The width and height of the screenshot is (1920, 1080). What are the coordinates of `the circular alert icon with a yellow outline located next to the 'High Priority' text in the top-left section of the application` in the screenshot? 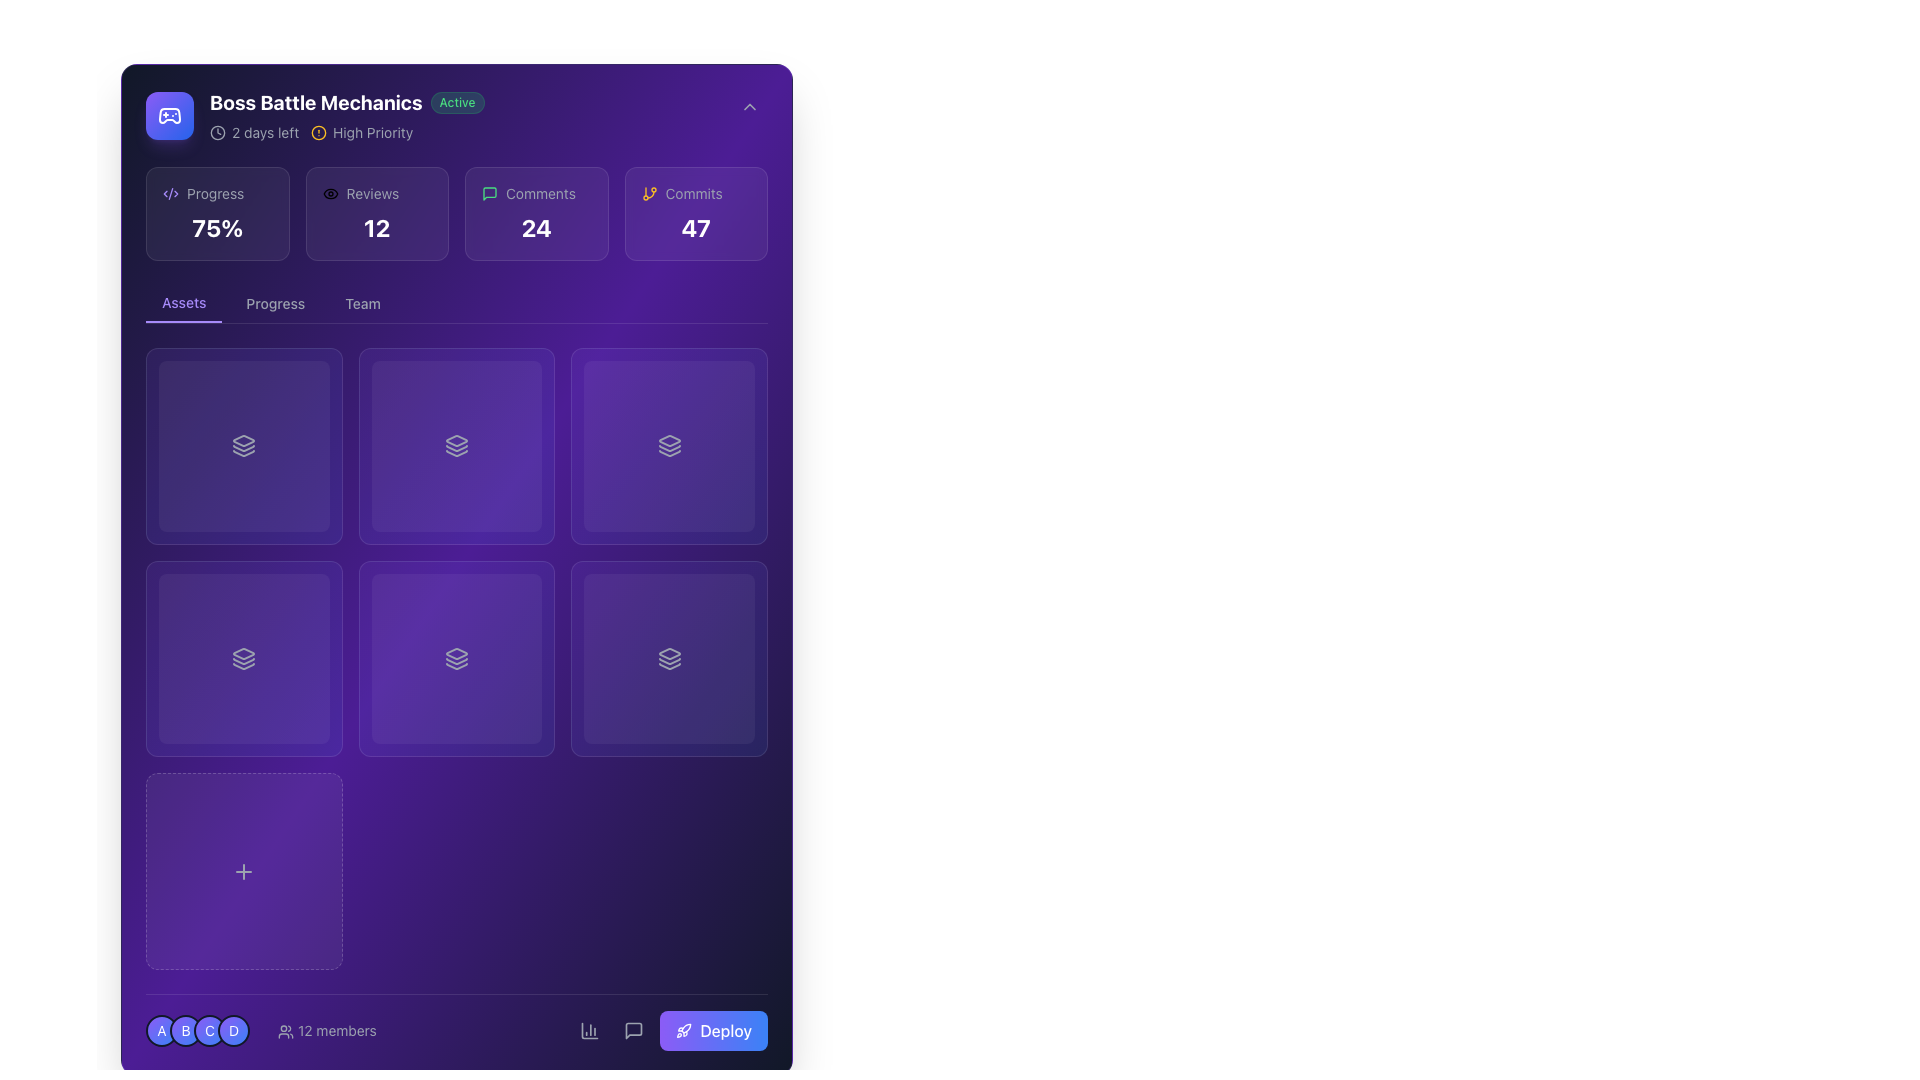 It's located at (318, 132).